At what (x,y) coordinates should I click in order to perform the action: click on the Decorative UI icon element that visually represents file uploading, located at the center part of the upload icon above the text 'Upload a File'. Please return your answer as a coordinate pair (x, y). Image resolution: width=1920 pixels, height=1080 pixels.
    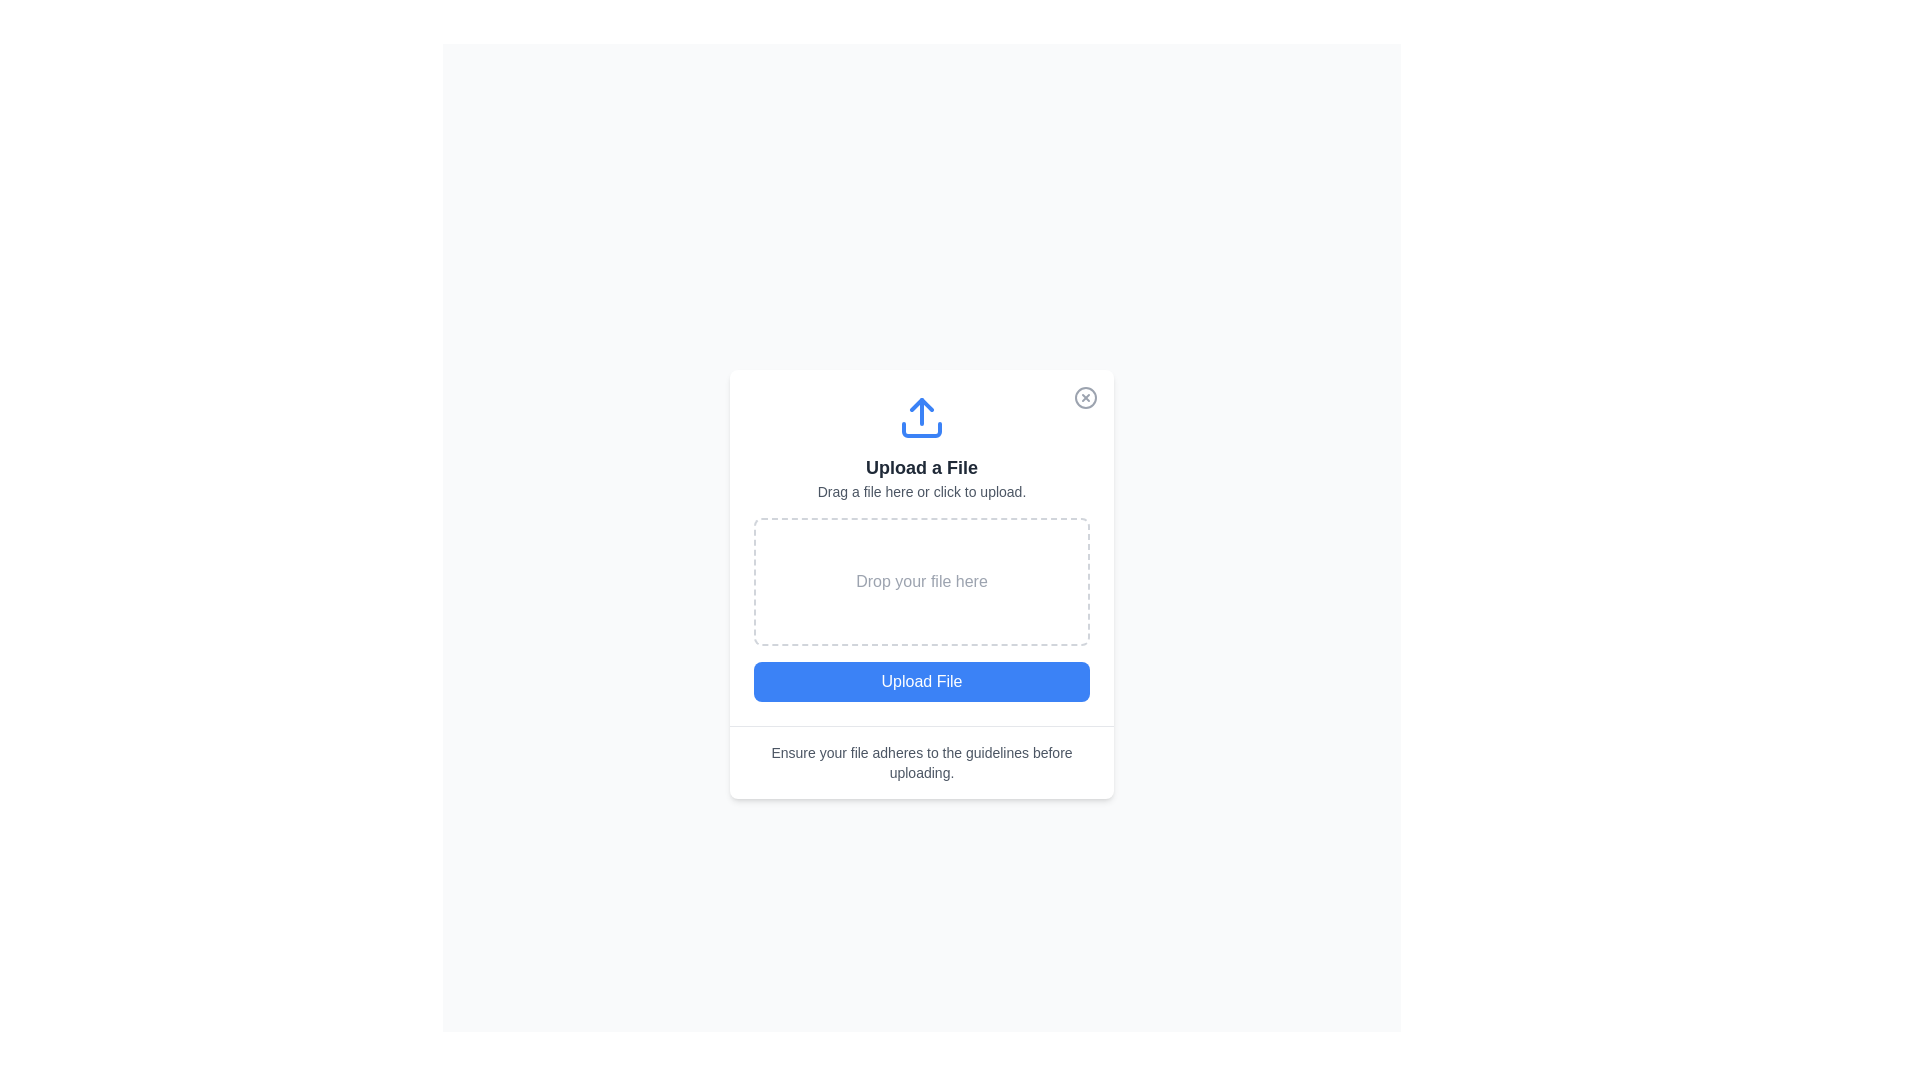
    Looking at the image, I should click on (920, 427).